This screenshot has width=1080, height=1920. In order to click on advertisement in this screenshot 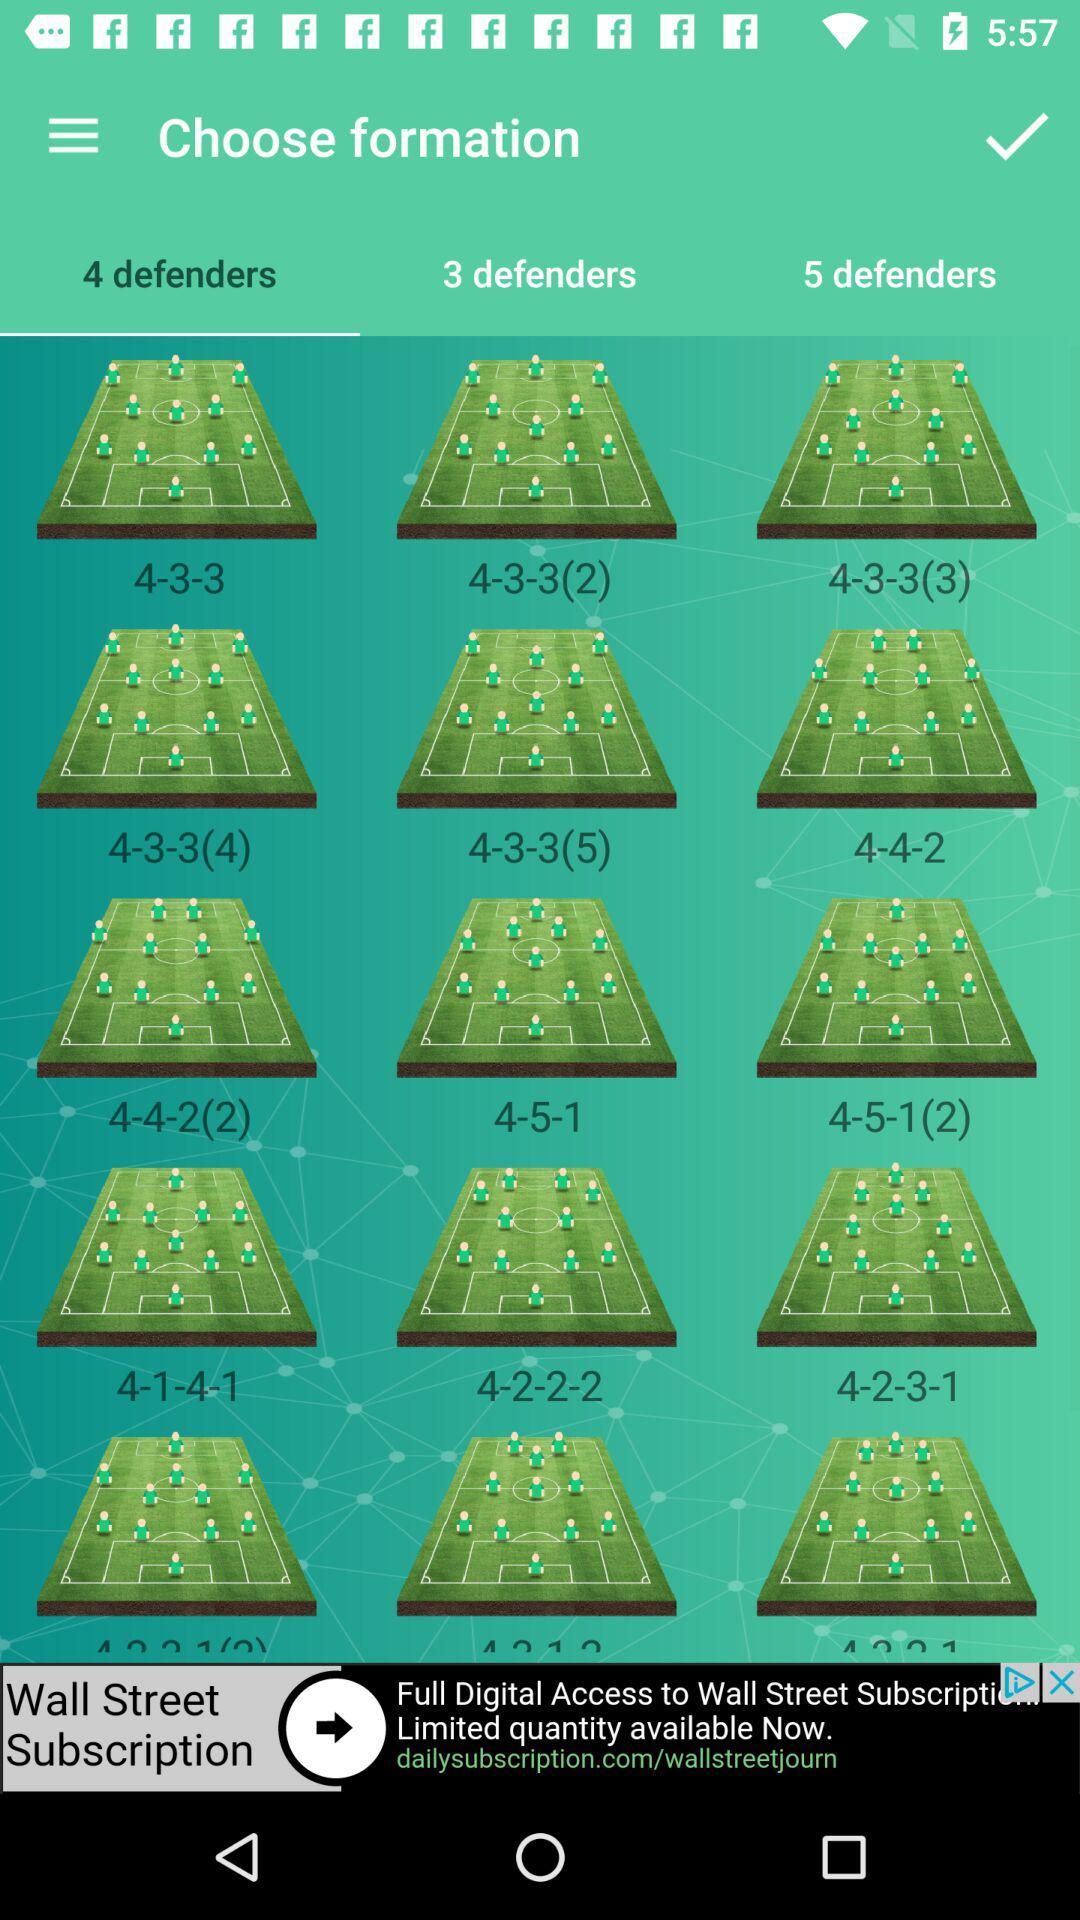, I will do `click(540, 1727)`.